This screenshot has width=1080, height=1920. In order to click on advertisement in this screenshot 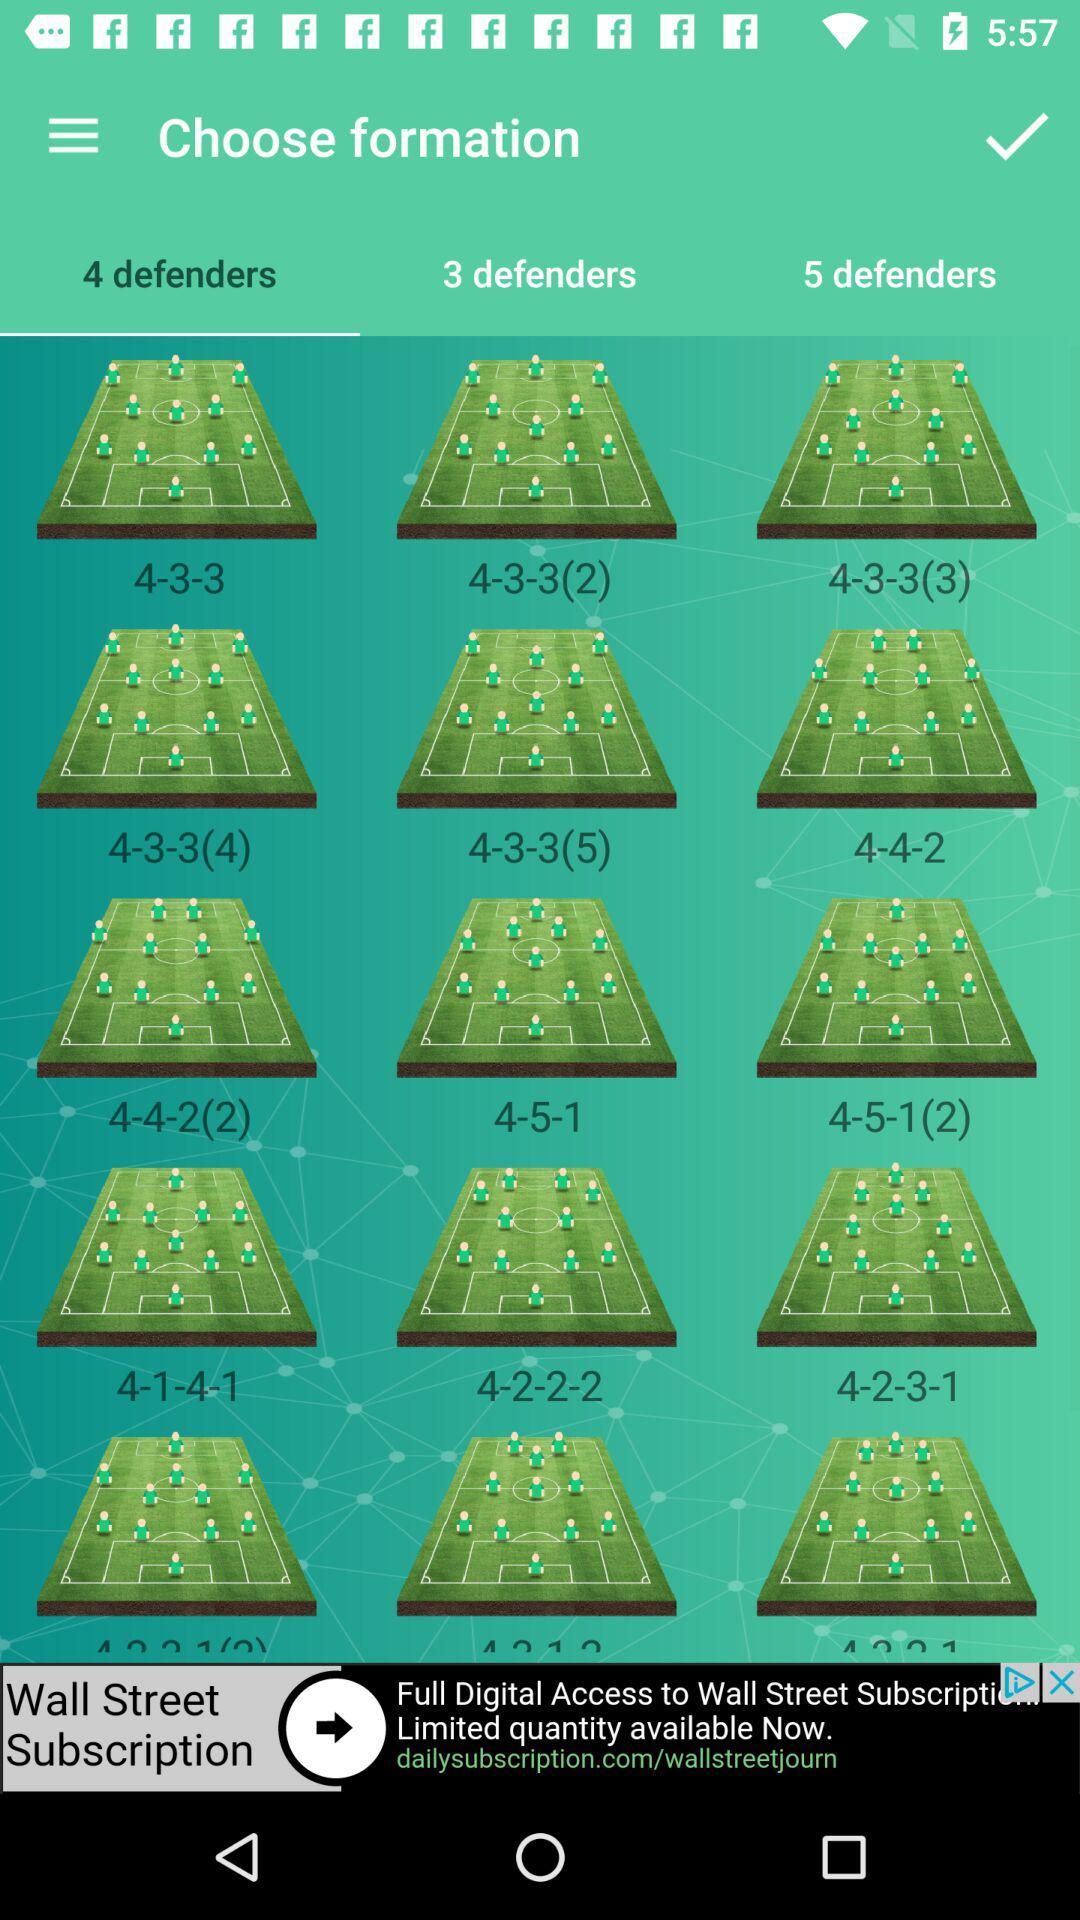, I will do `click(540, 1727)`.